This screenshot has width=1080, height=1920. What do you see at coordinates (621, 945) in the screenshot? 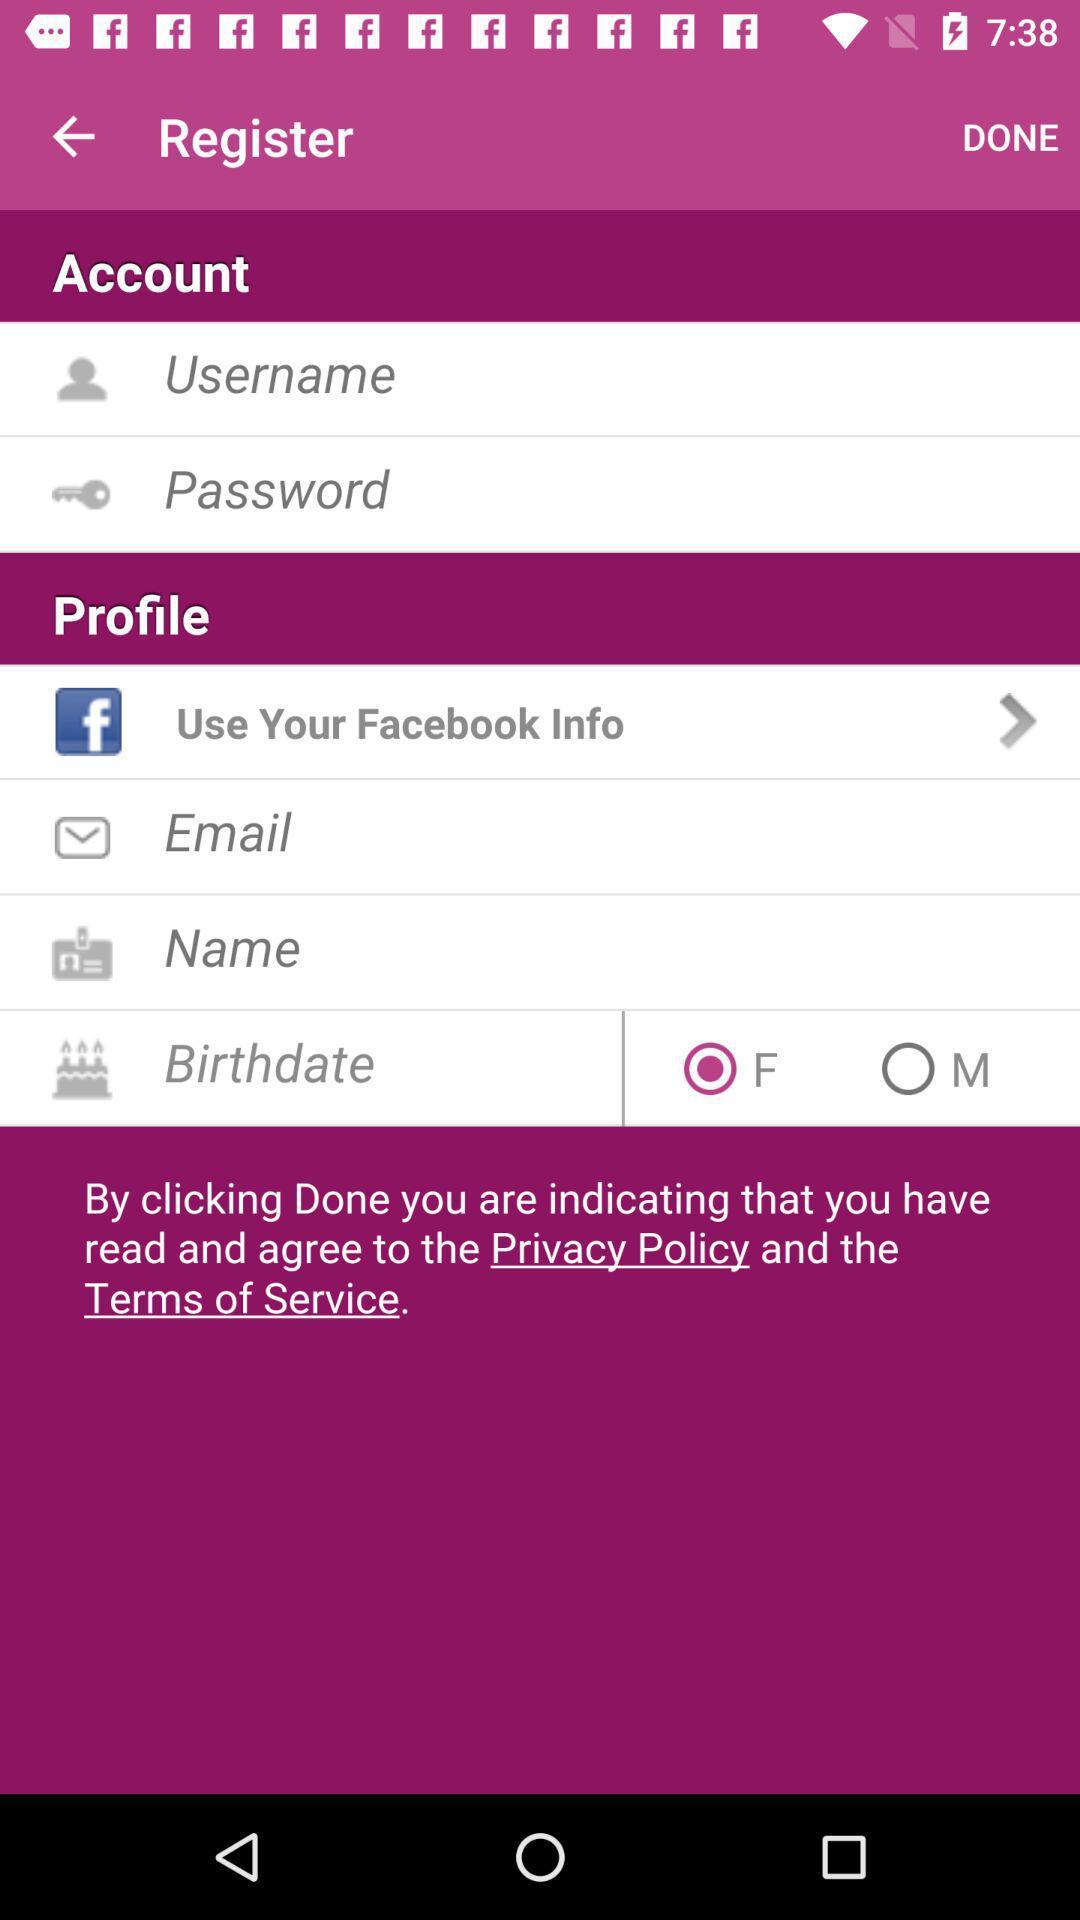
I see `text` at bounding box center [621, 945].